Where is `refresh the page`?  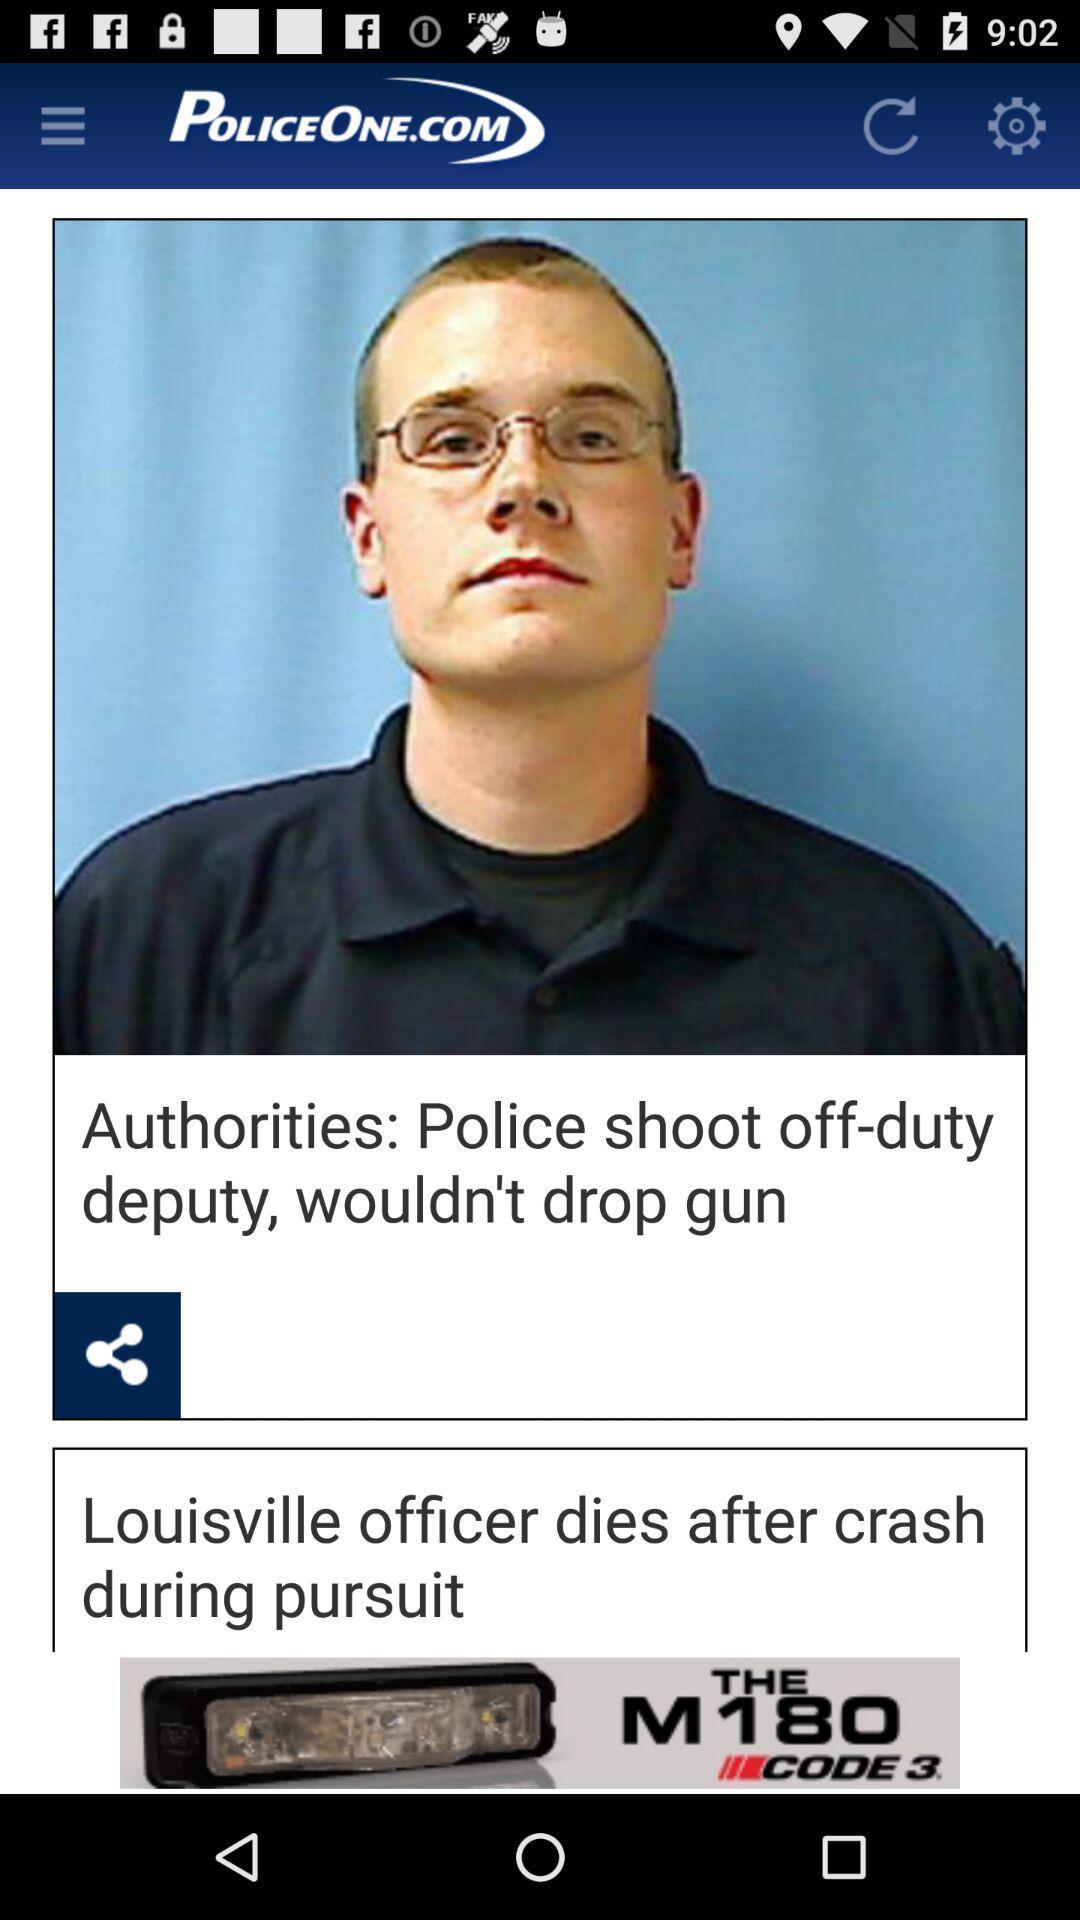 refresh the page is located at coordinates (890, 124).